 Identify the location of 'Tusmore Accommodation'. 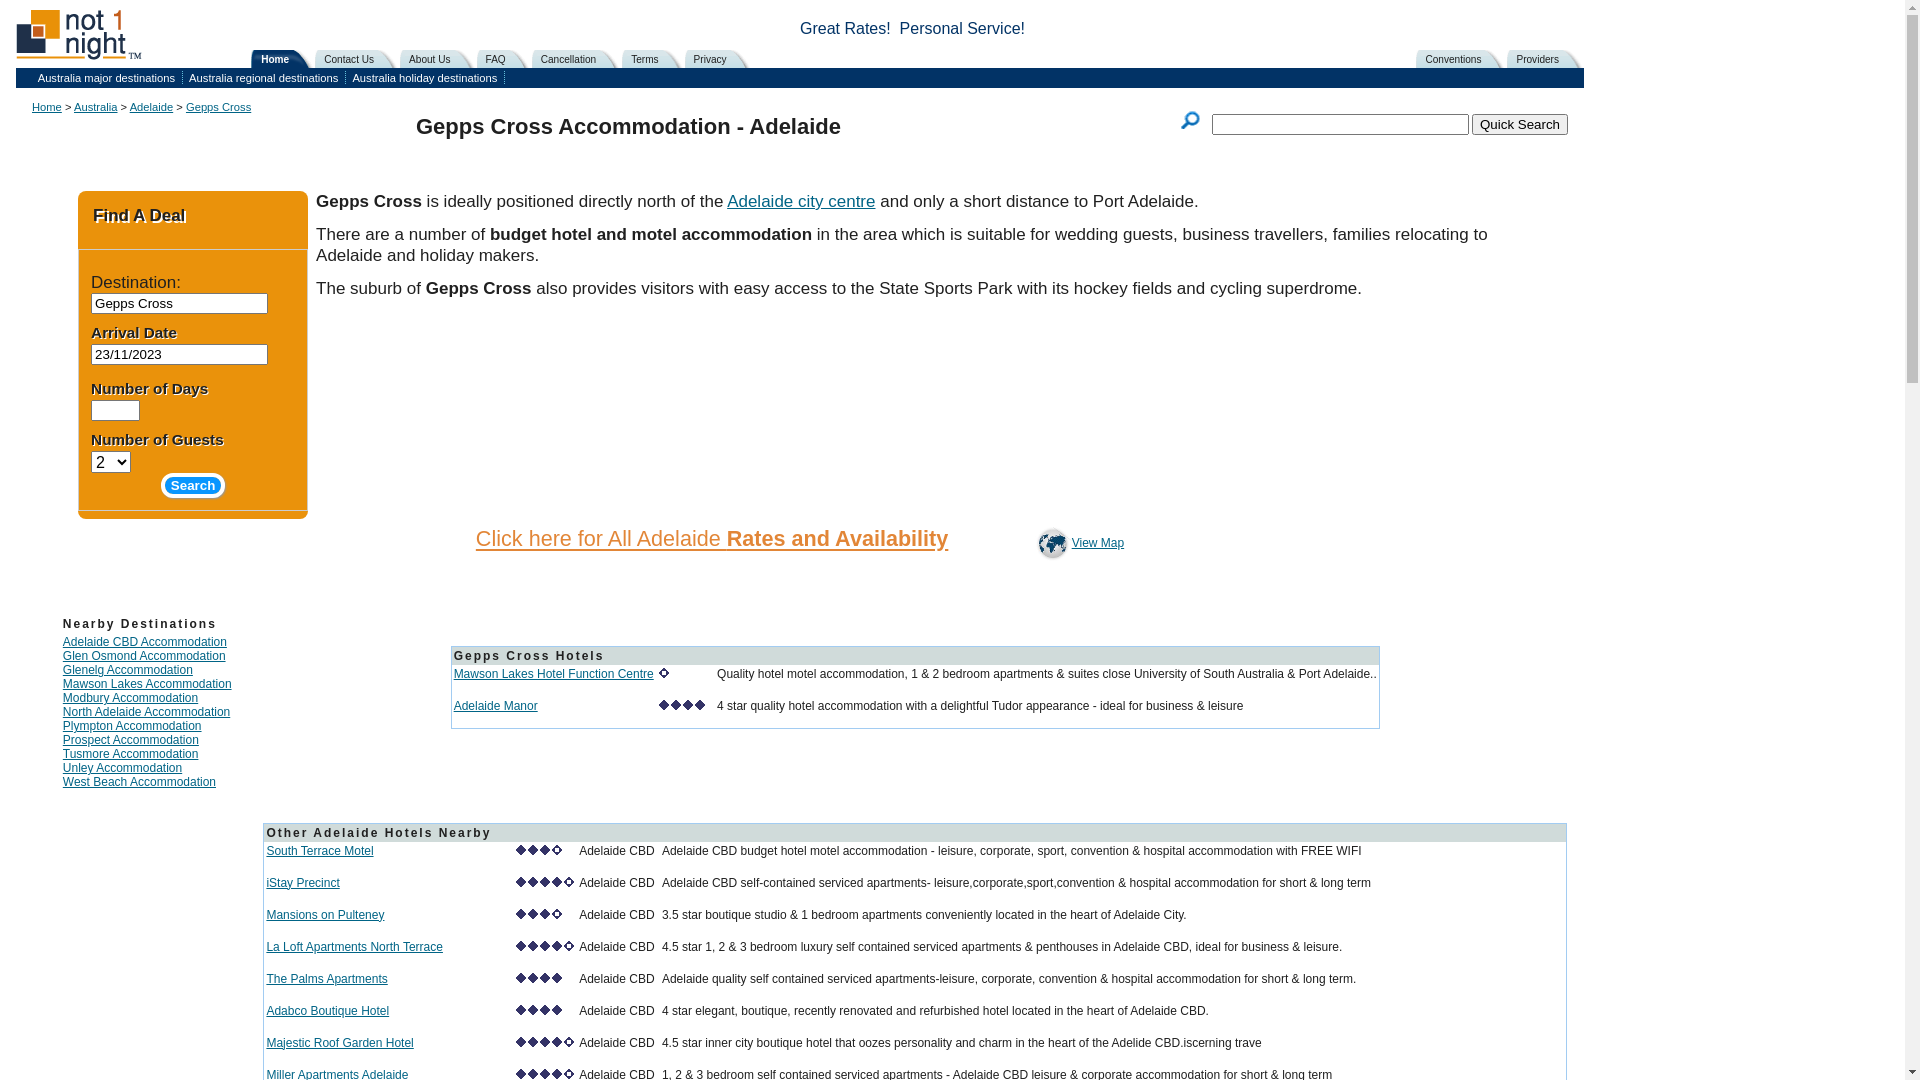
(129, 753).